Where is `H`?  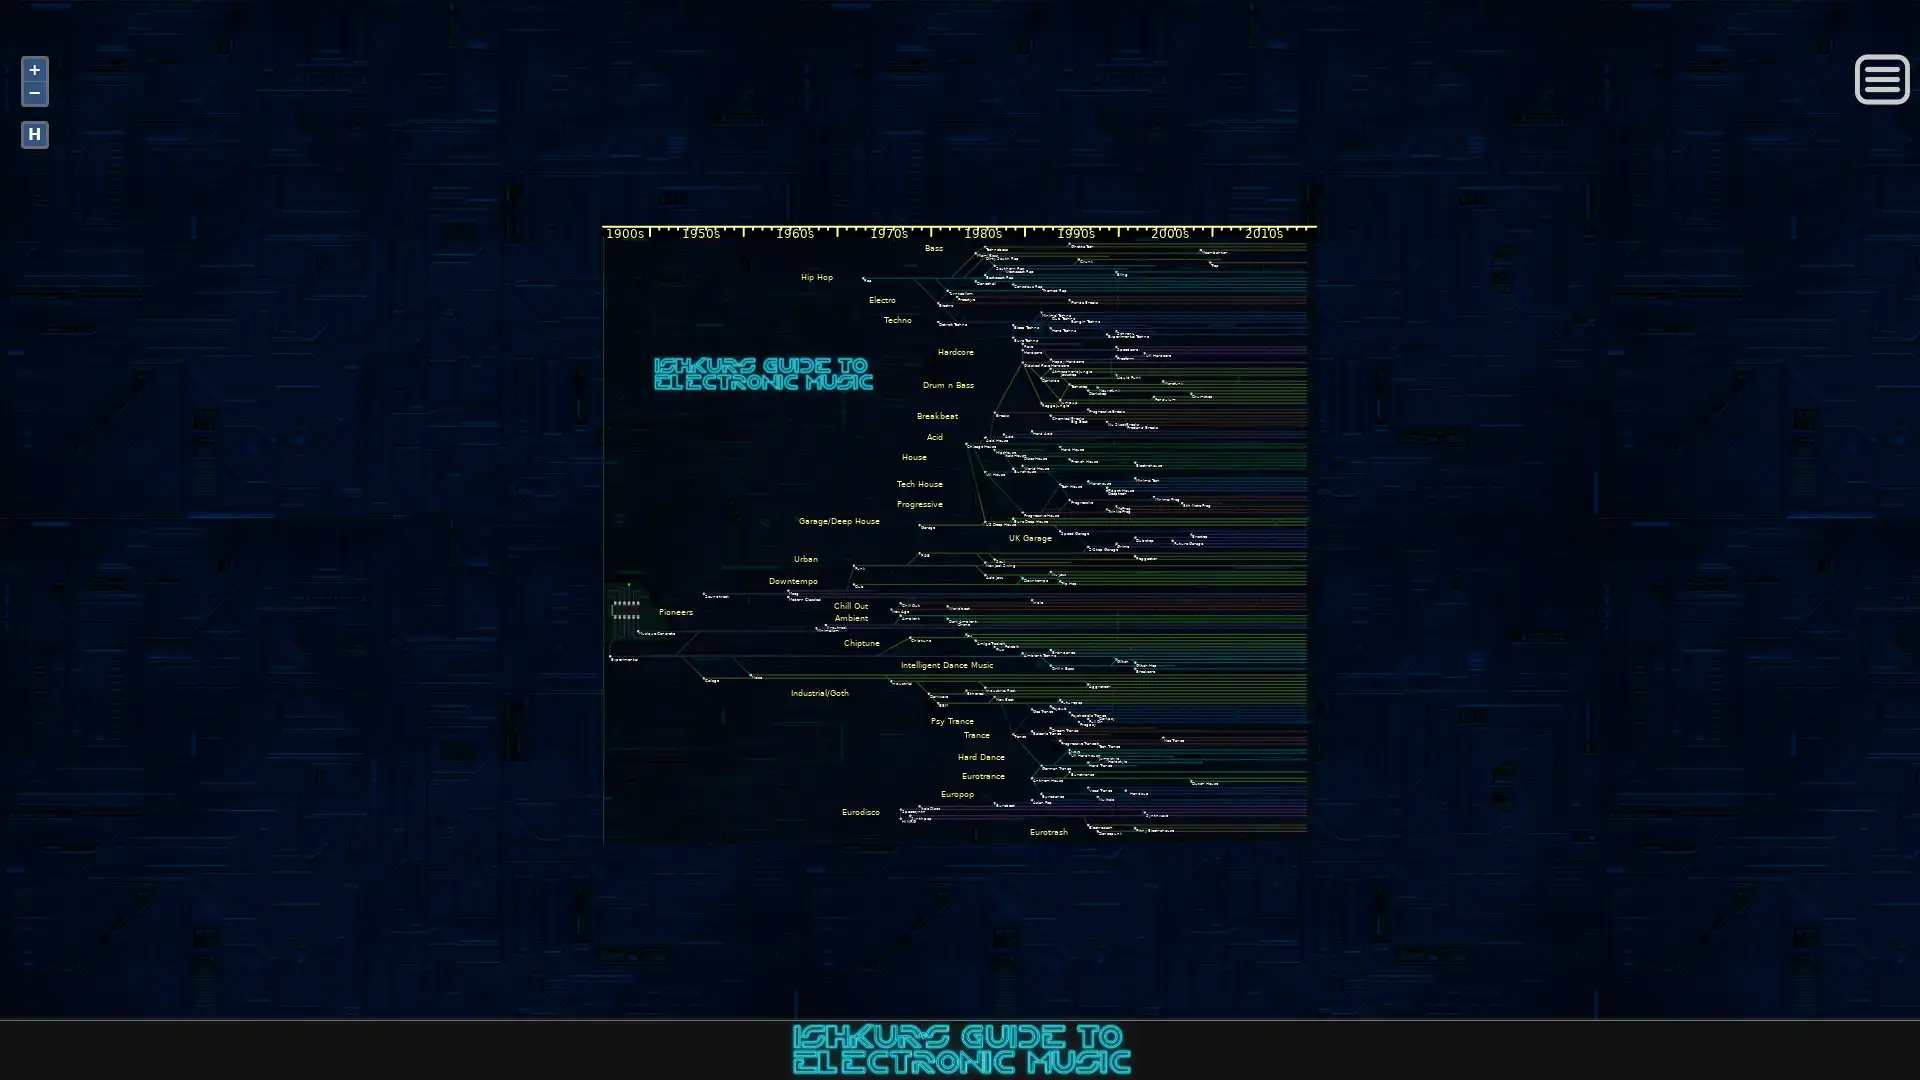
H is located at coordinates (34, 134).